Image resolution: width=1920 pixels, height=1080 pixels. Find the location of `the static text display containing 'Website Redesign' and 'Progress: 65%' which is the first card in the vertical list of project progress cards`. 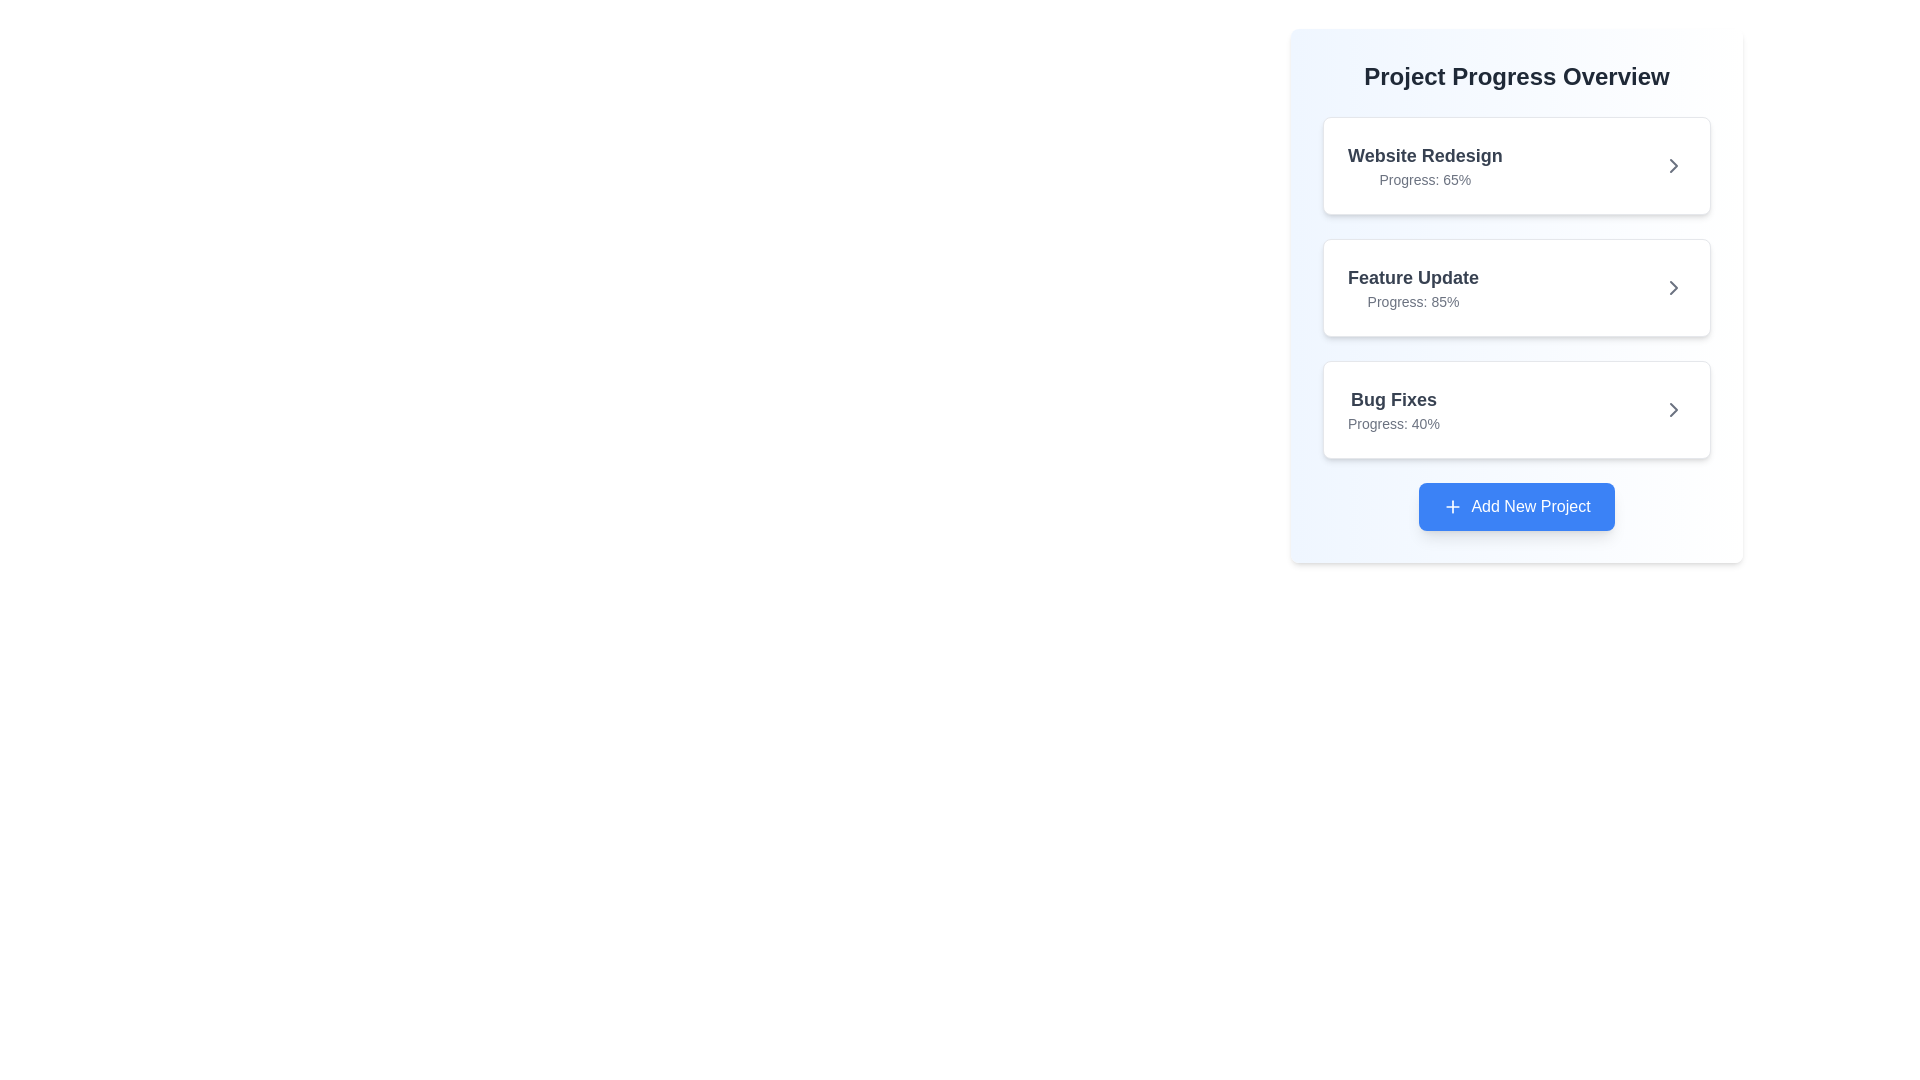

the static text display containing 'Website Redesign' and 'Progress: 65%' which is the first card in the vertical list of project progress cards is located at coordinates (1424, 164).